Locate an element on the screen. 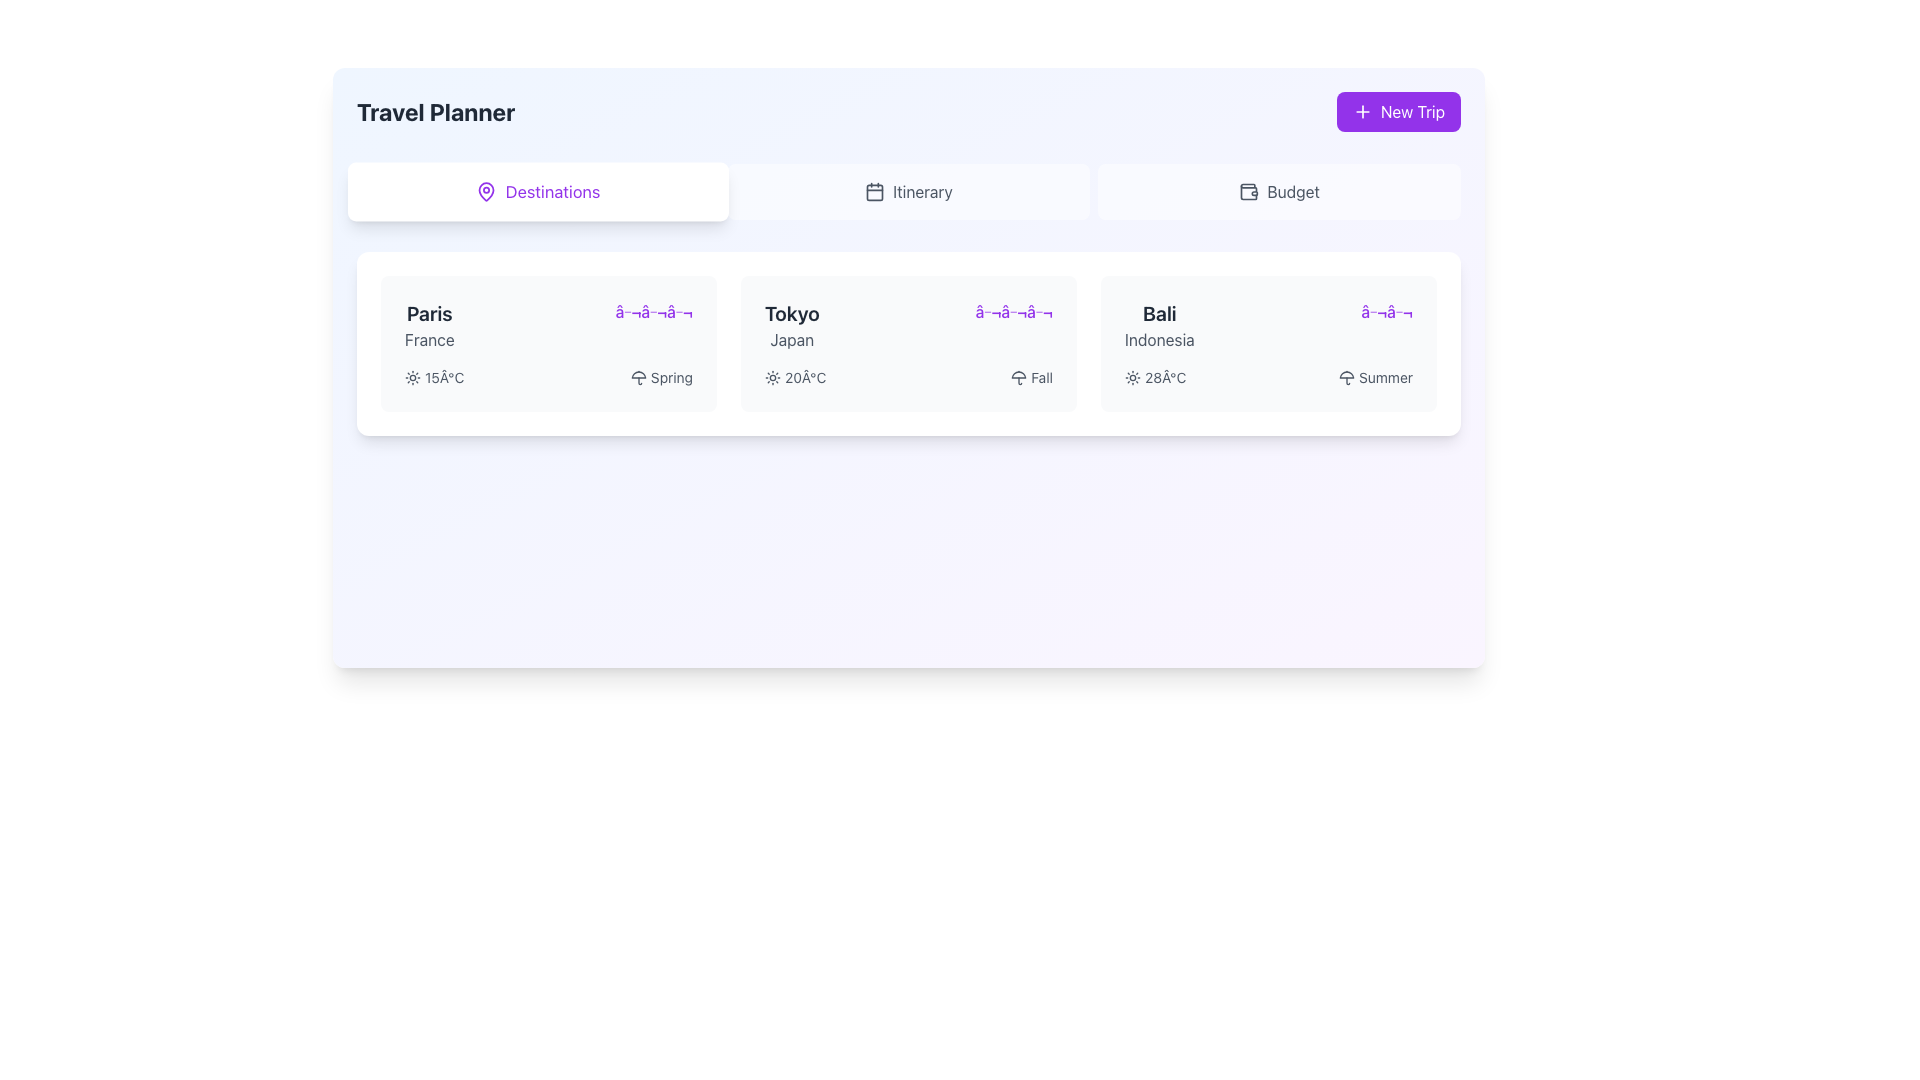 This screenshot has width=1920, height=1080. the small umbrella icon located at the bottom right of the 'Paris' destination card, adjacent to the 'Spring' label is located at coordinates (637, 378).